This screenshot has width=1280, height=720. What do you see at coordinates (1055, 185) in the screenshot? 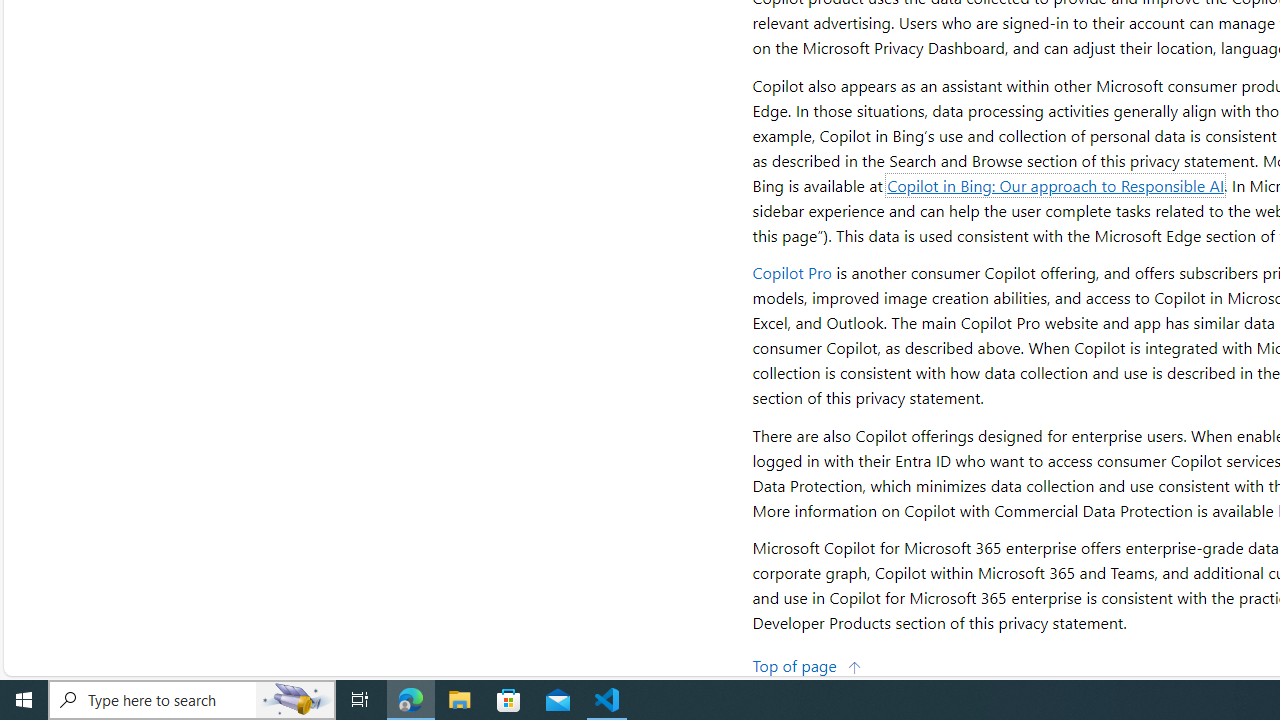
I see `'Copilot in Bing: Our approach to Responsible AI'` at bounding box center [1055, 185].